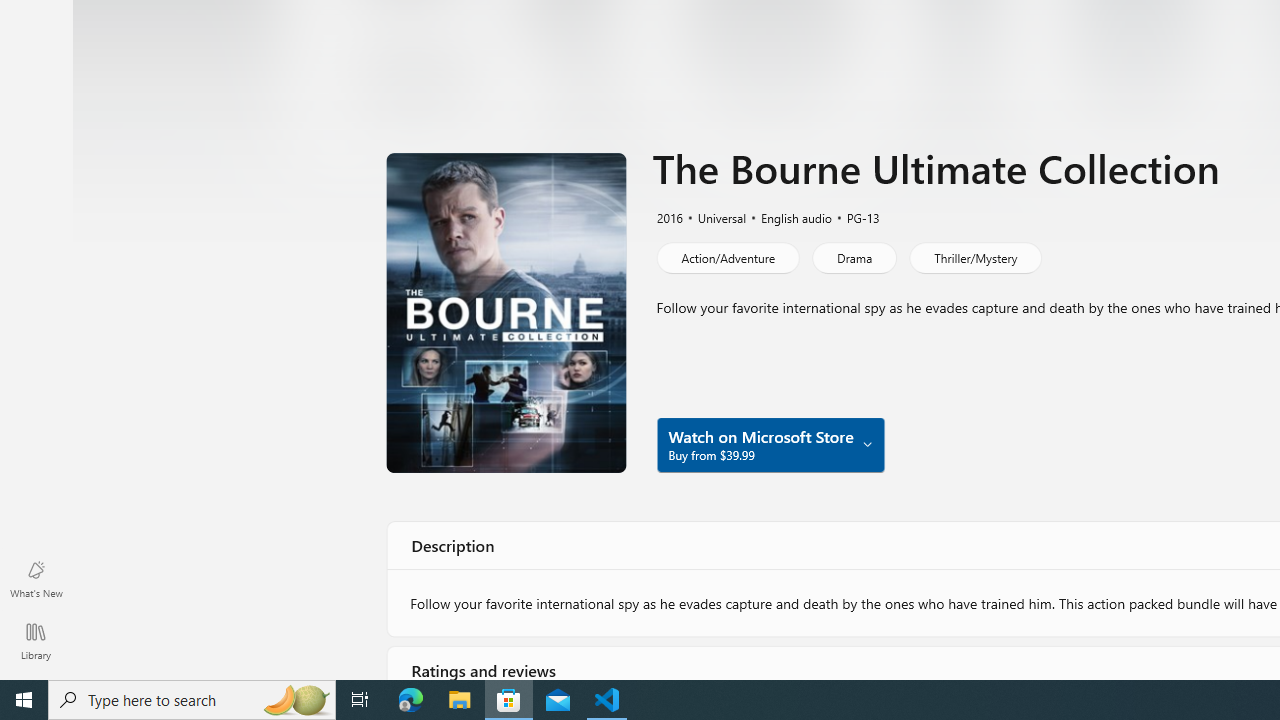  What do you see at coordinates (786, 217) in the screenshot?
I see `'English audio'` at bounding box center [786, 217].